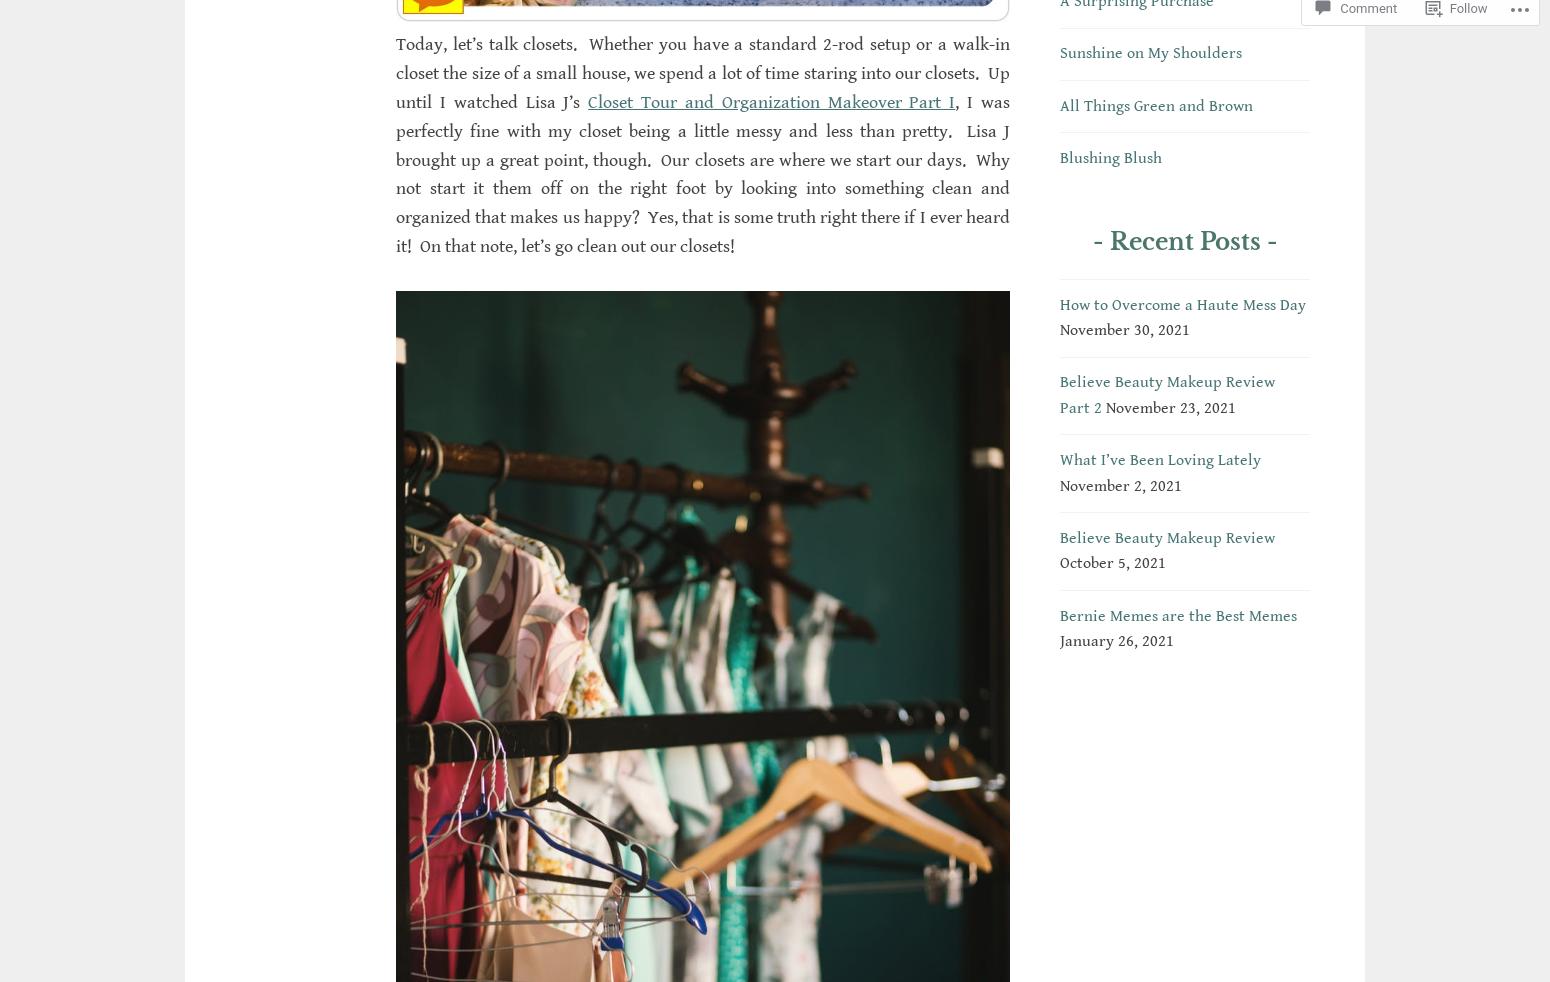 The width and height of the screenshot is (1550, 982). What do you see at coordinates (771, 101) in the screenshot?
I see `'Closet Tour and Organization Makeover Part I'` at bounding box center [771, 101].